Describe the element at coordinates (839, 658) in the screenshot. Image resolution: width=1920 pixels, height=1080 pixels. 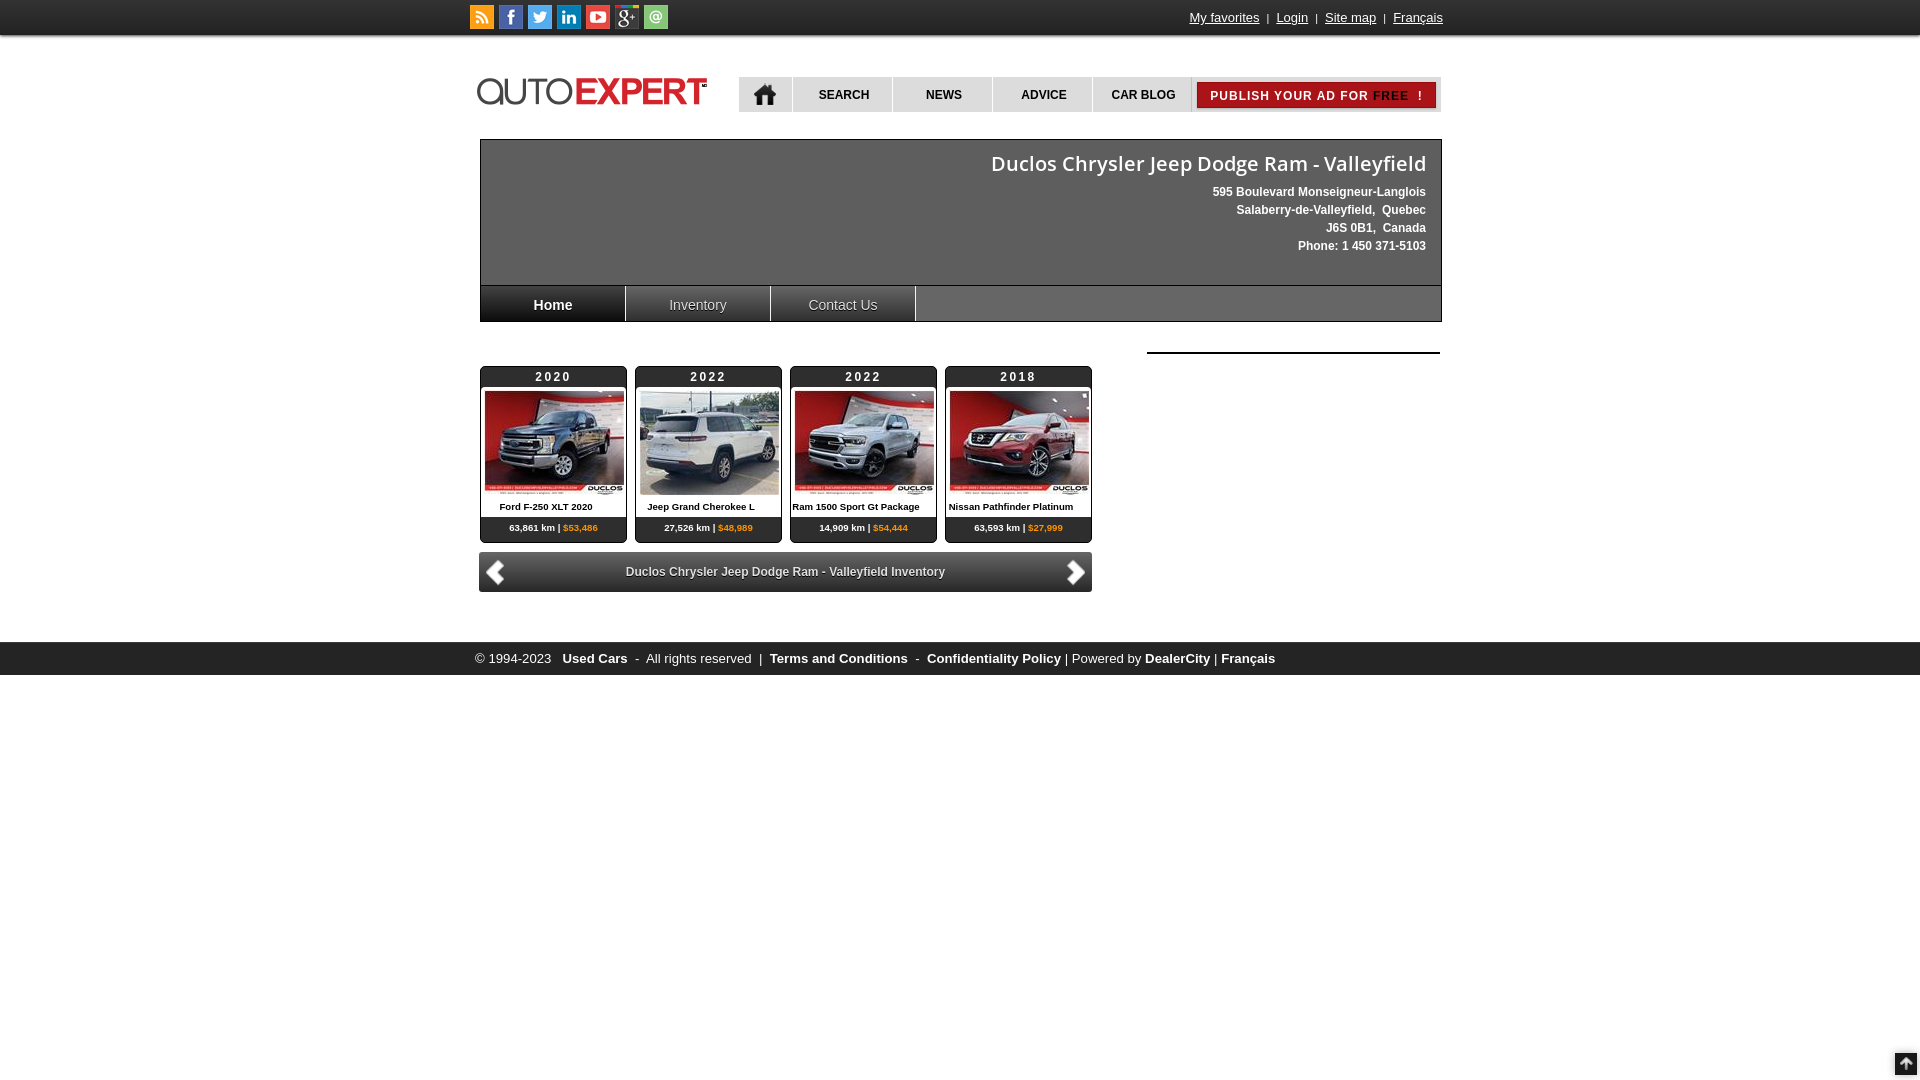
I see `'Terms and Conditions'` at that location.